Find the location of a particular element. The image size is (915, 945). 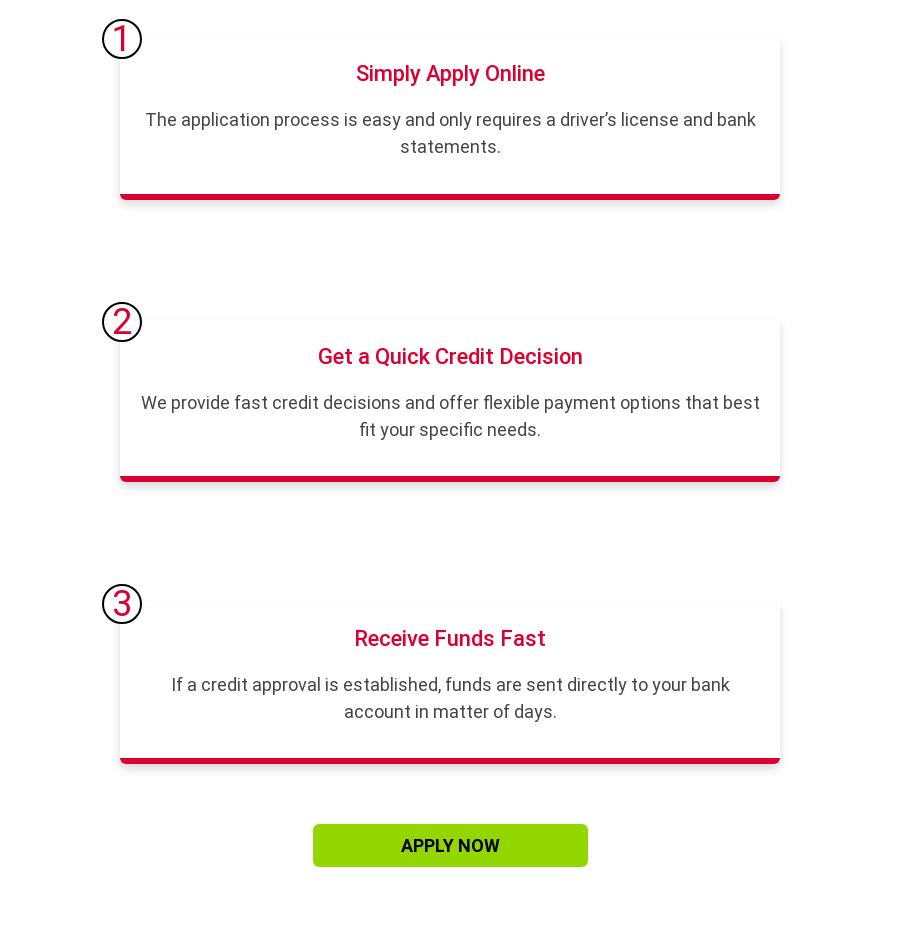

'3' is located at coordinates (121, 603).